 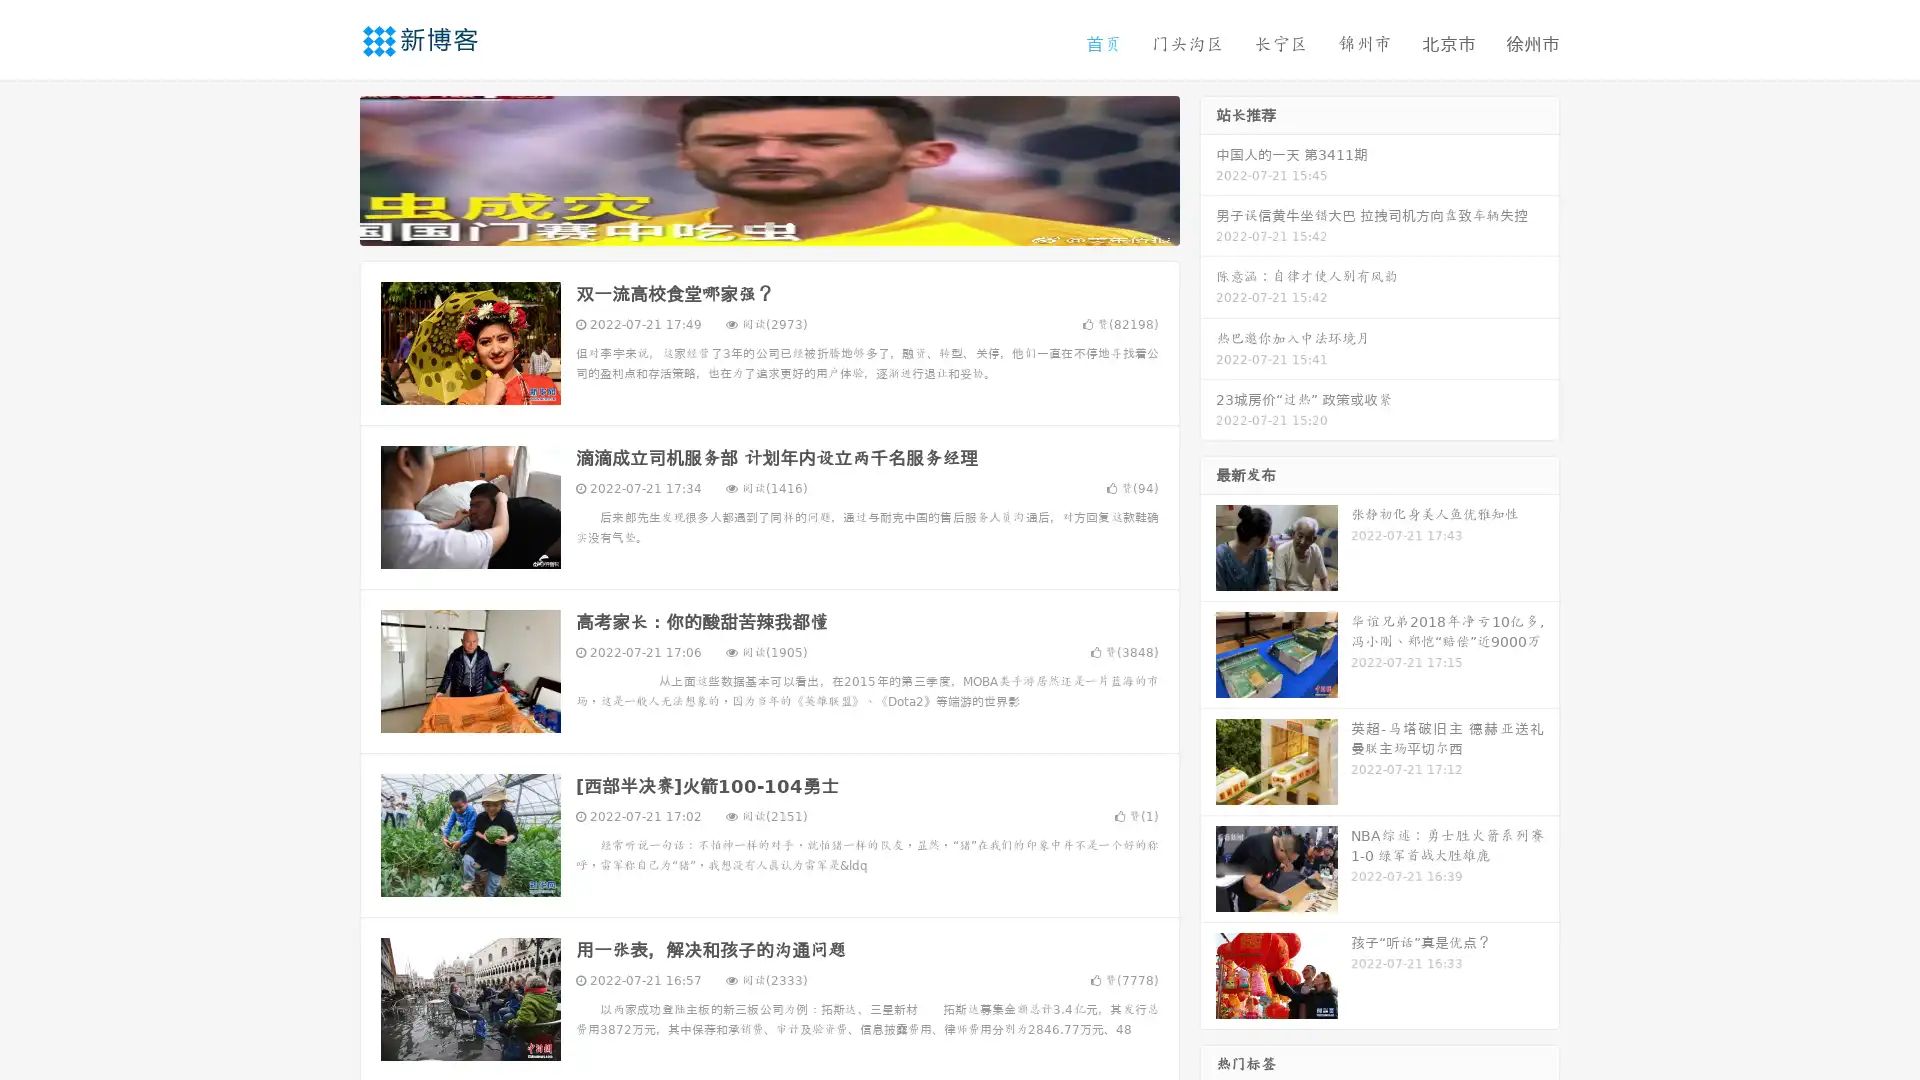 I want to click on Previous slide, so click(x=330, y=168).